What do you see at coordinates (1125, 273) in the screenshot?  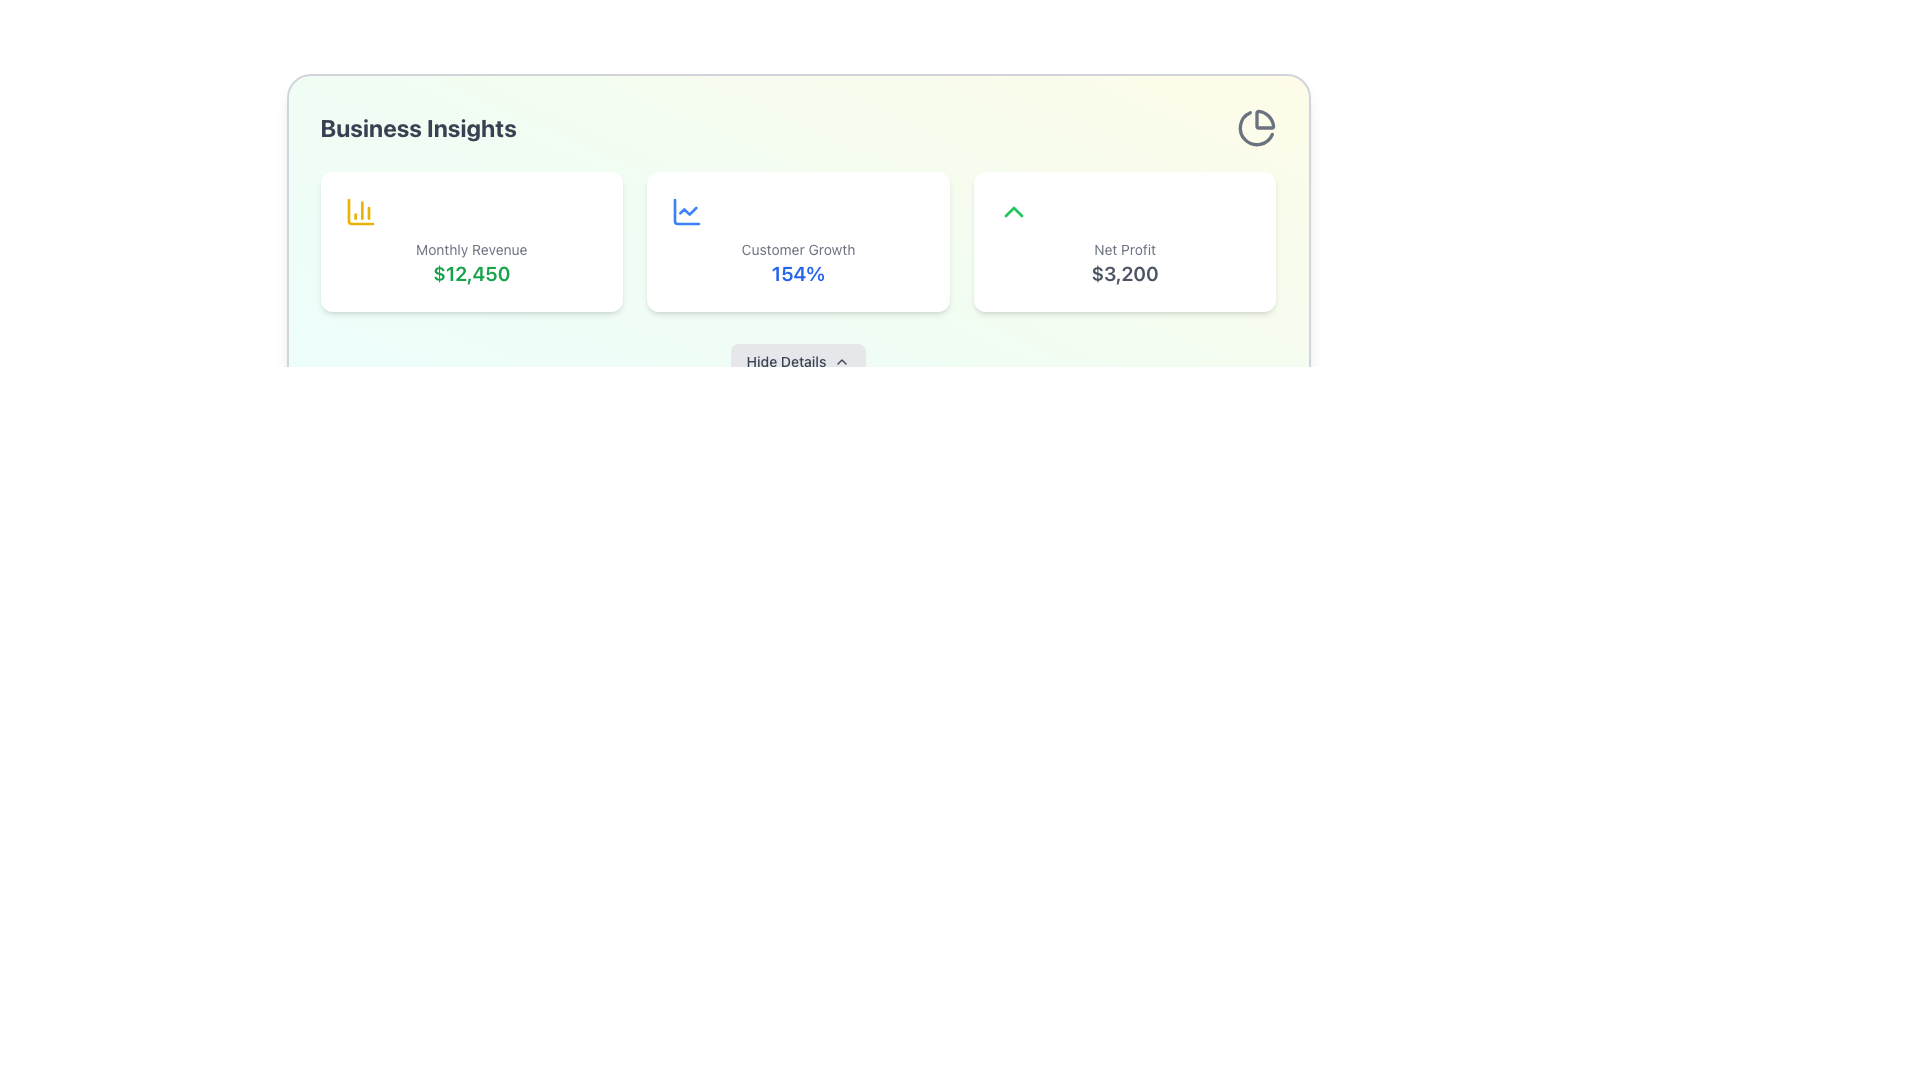 I see `the Text Display element that shows the net profit value, located beneath the 'Net Profit' label and a green upward-pointing arrow in the 'Business Insights' section` at bounding box center [1125, 273].